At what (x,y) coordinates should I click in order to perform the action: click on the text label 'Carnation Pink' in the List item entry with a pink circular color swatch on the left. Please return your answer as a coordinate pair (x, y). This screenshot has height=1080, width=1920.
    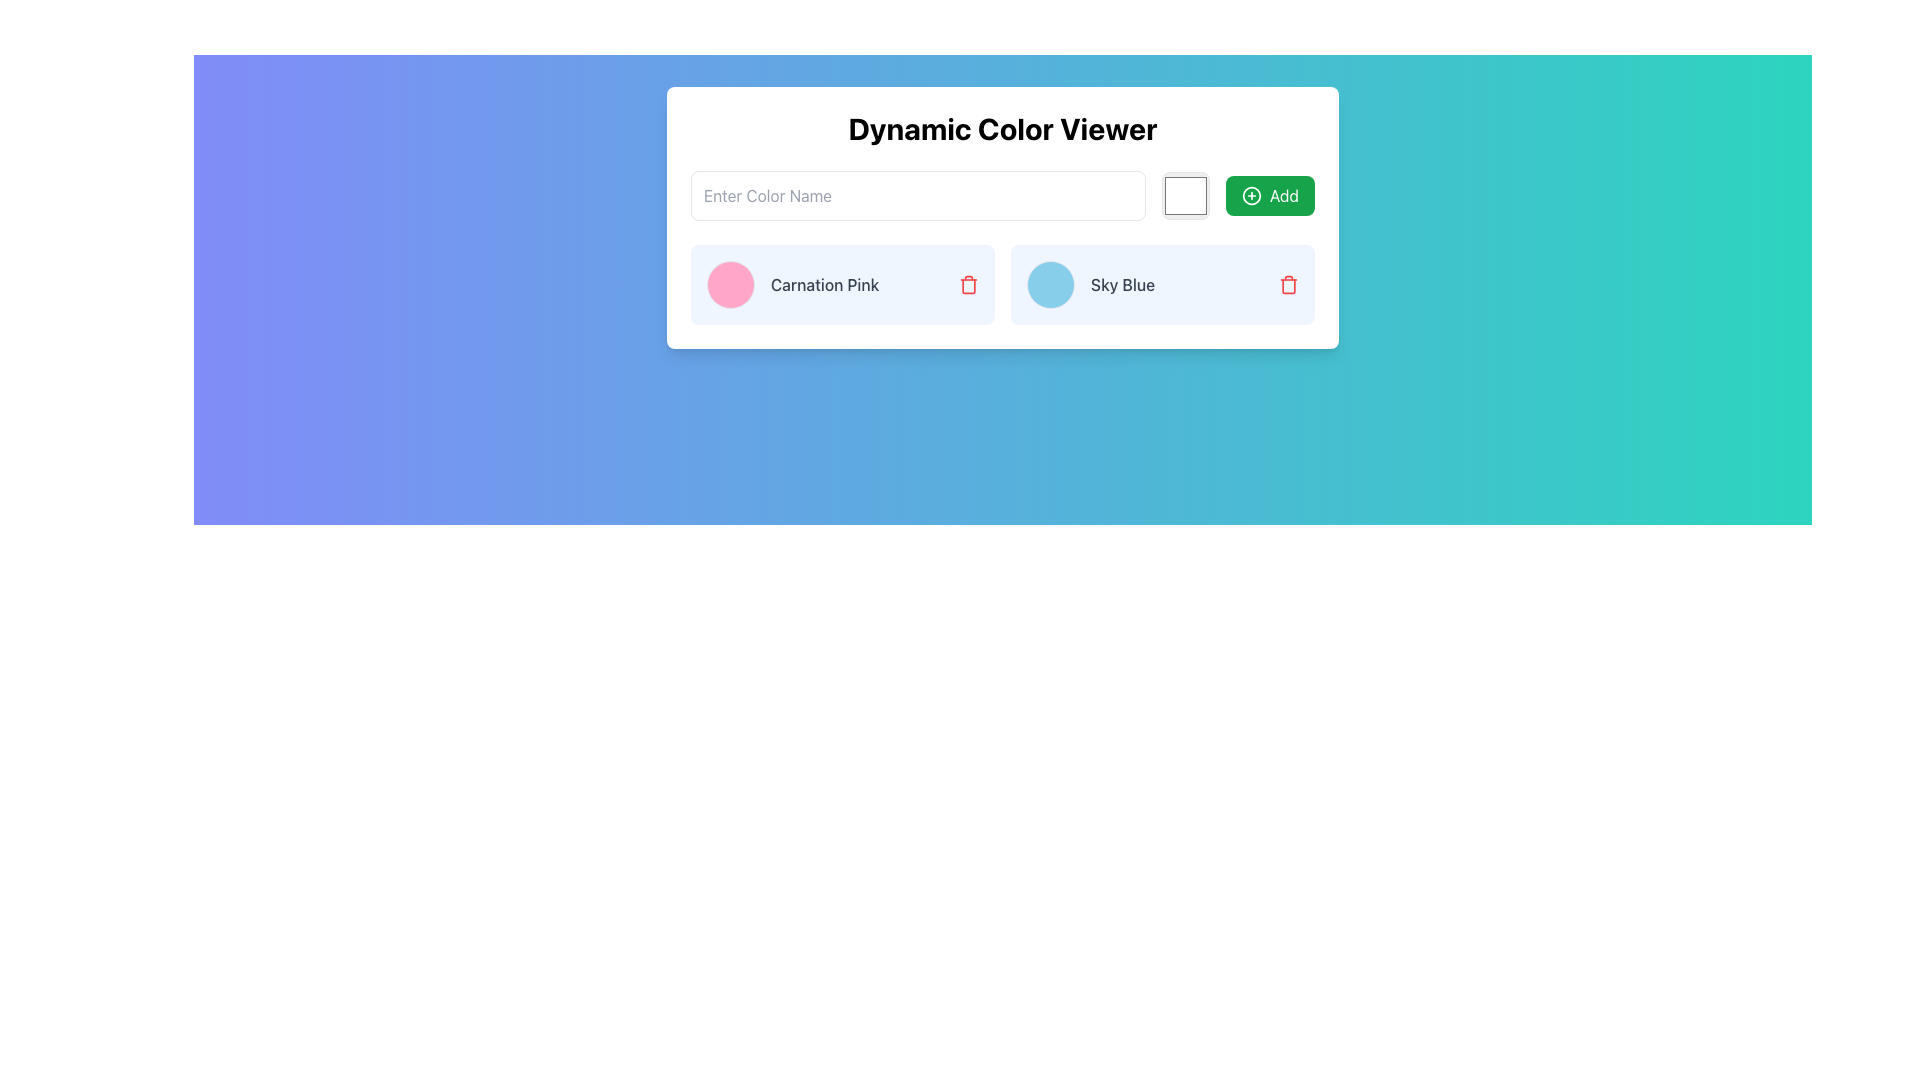
    Looking at the image, I should click on (792, 285).